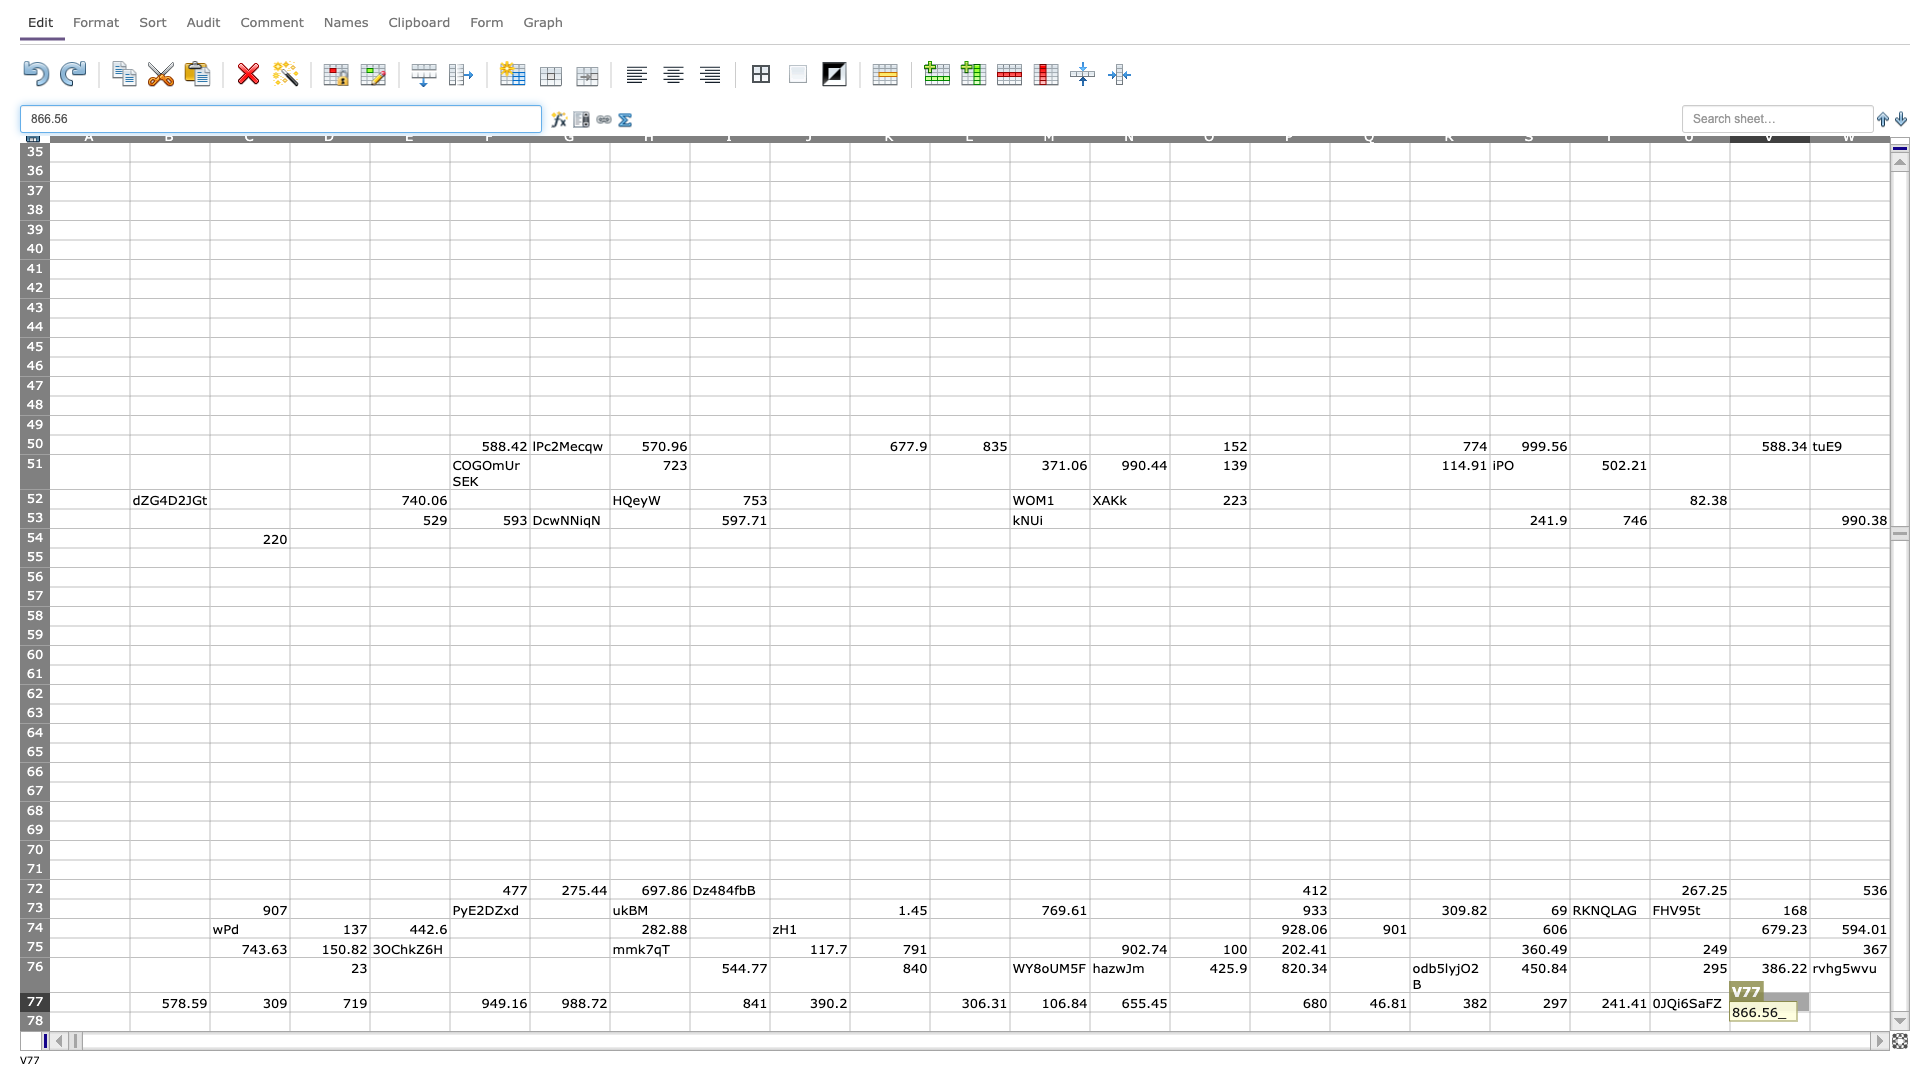 The height and width of the screenshot is (1080, 1920). What do you see at coordinates (128, 1031) in the screenshot?
I see `top left corner of B79` at bounding box center [128, 1031].